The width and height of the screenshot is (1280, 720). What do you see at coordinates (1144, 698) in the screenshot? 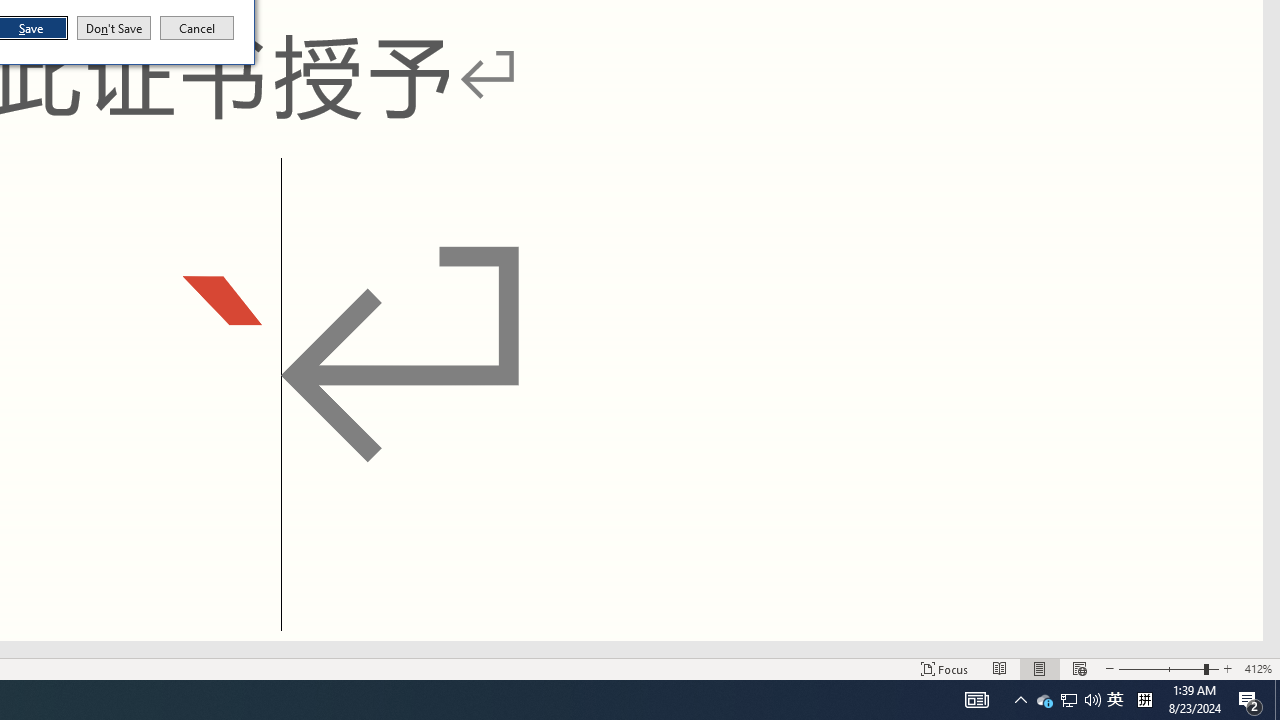
I see `'Tray Input Indicator - Chinese (Simplified, China)'` at bounding box center [1144, 698].